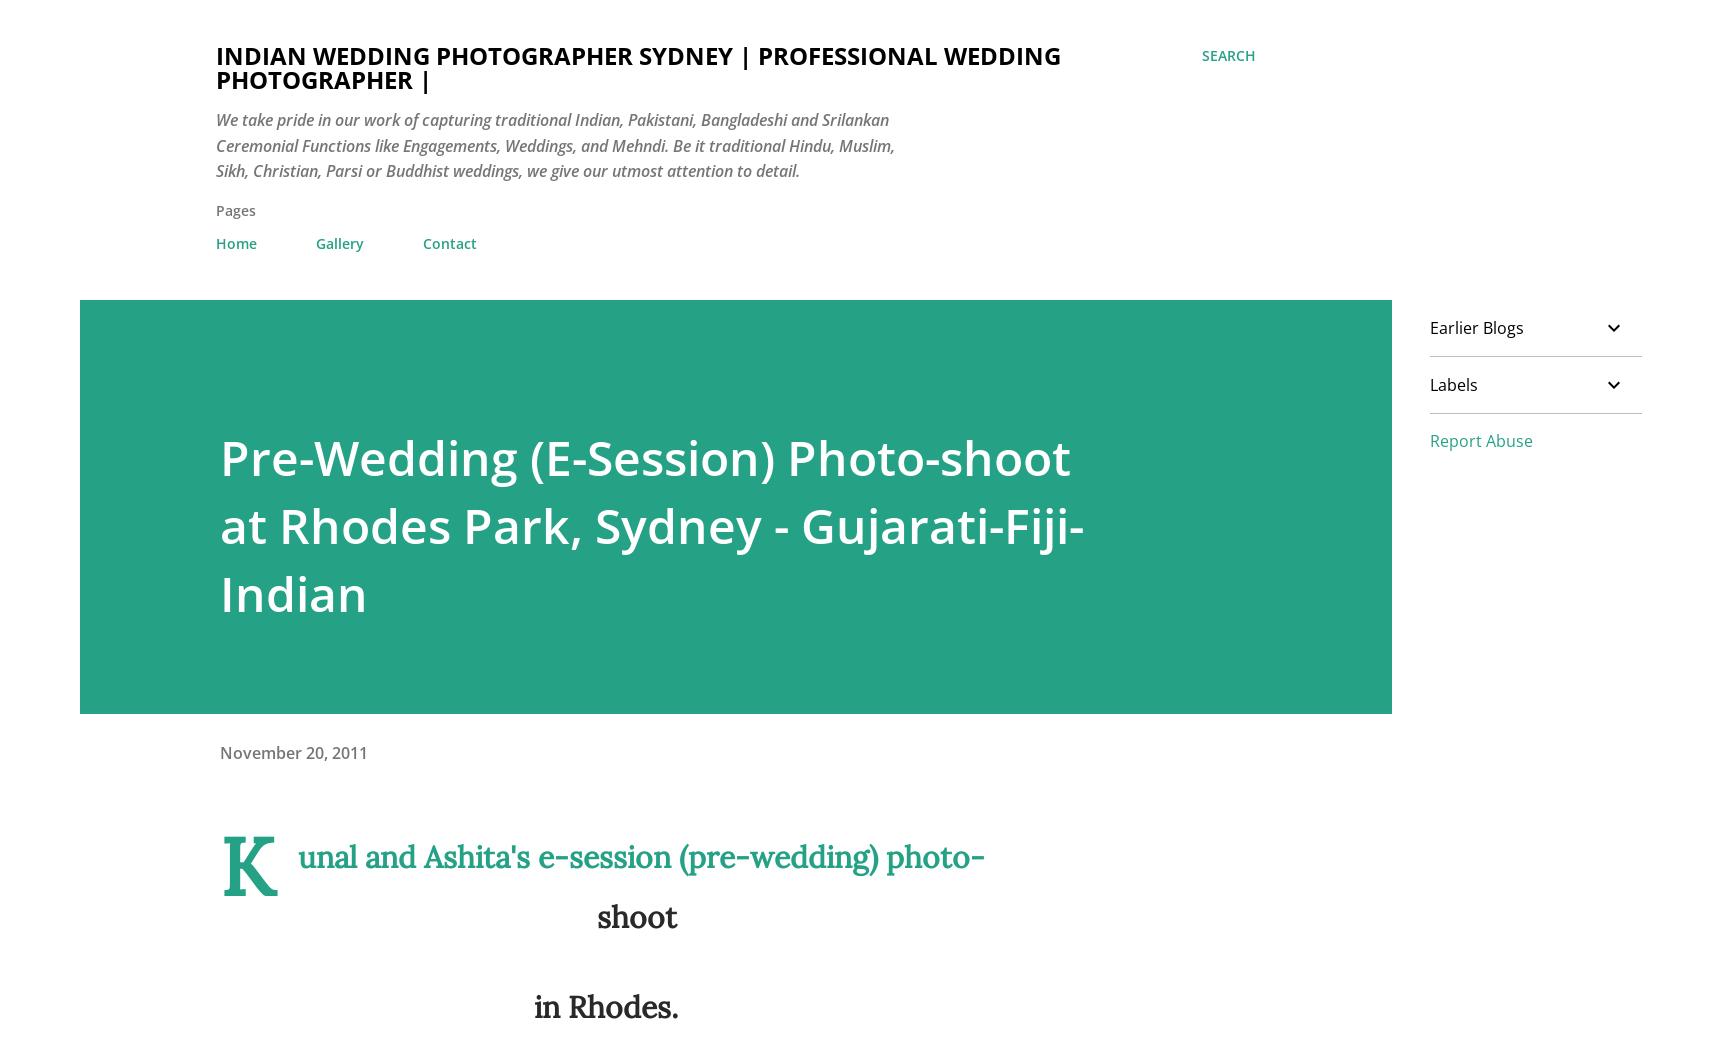 Image resolution: width=1721 pixels, height=1040 pixels. I want to click on 'gujarati', so click(1099, 1010).